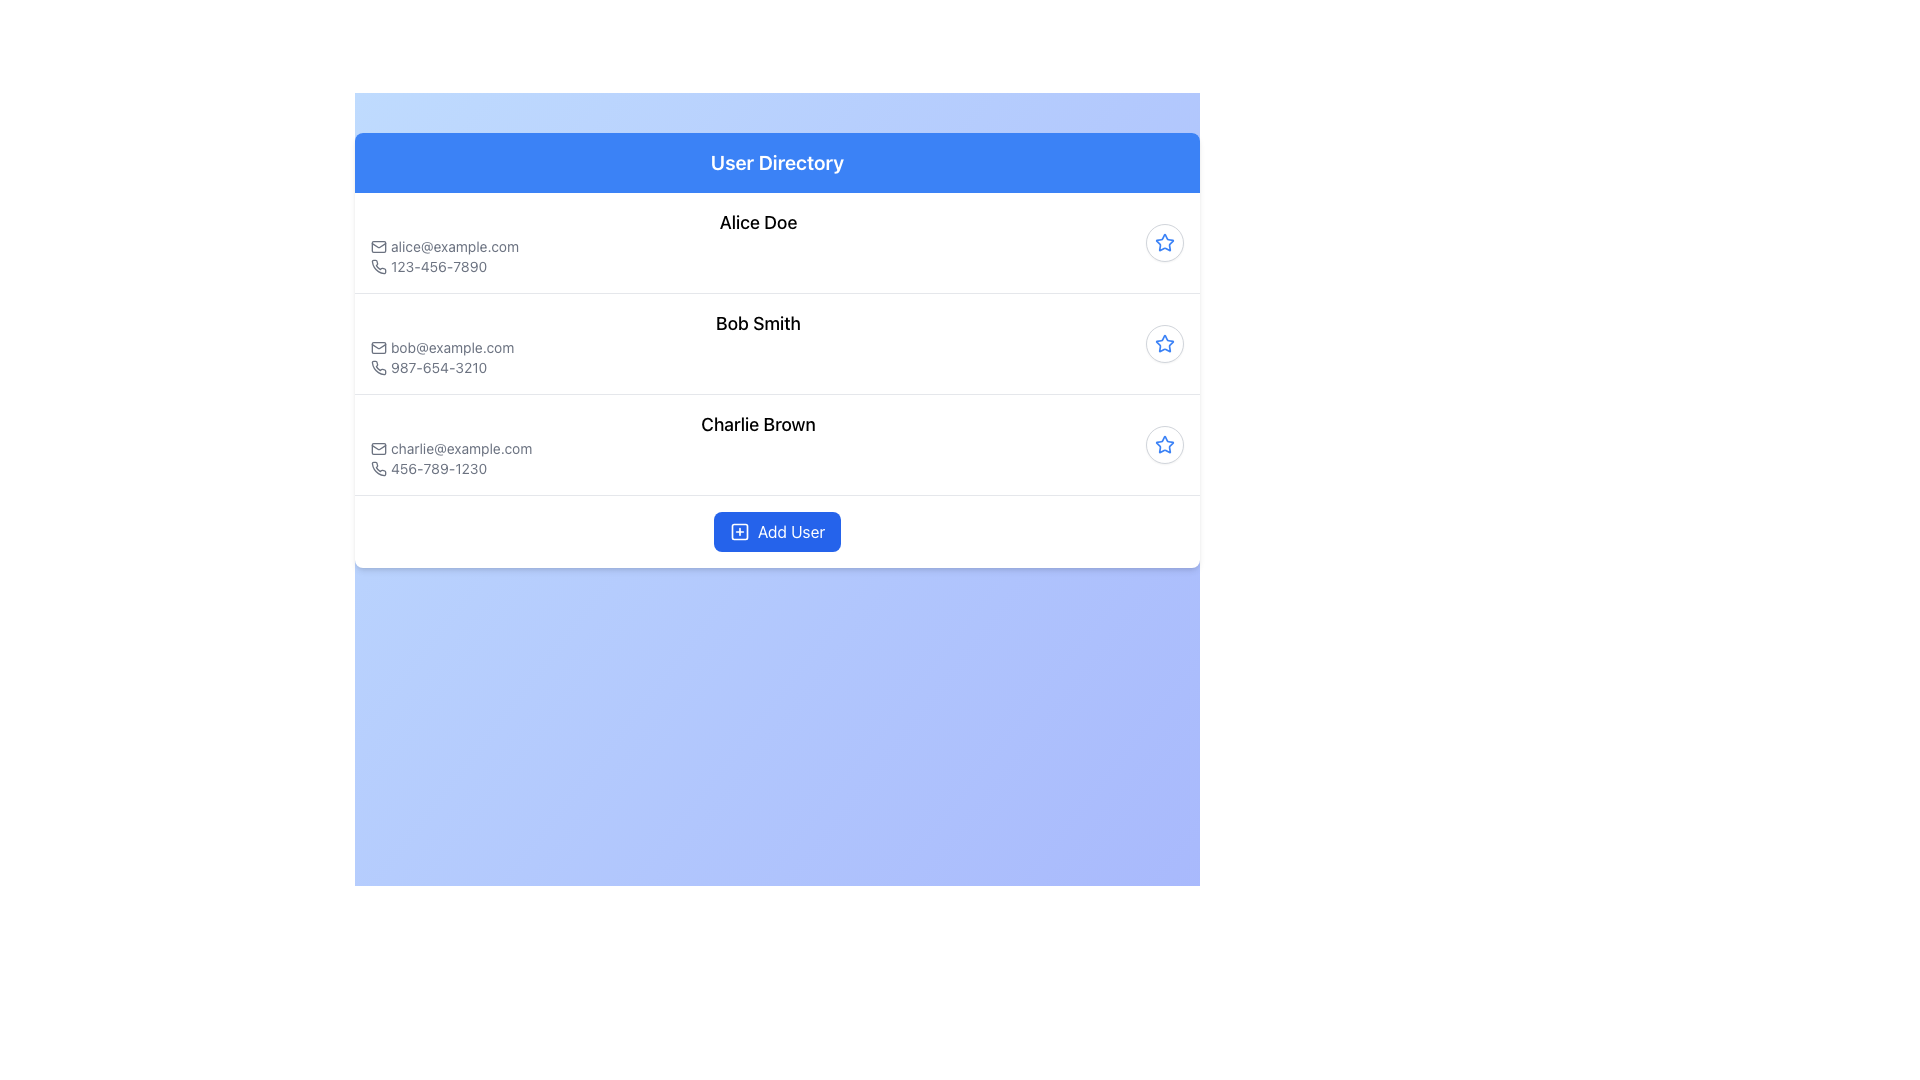 Image resolution: width=1920 pixels, height=1080 pixels. Describe the element at coordinates (776, 531) in the screenshot. I see `the blue 'Add User' button with white text` at that location.